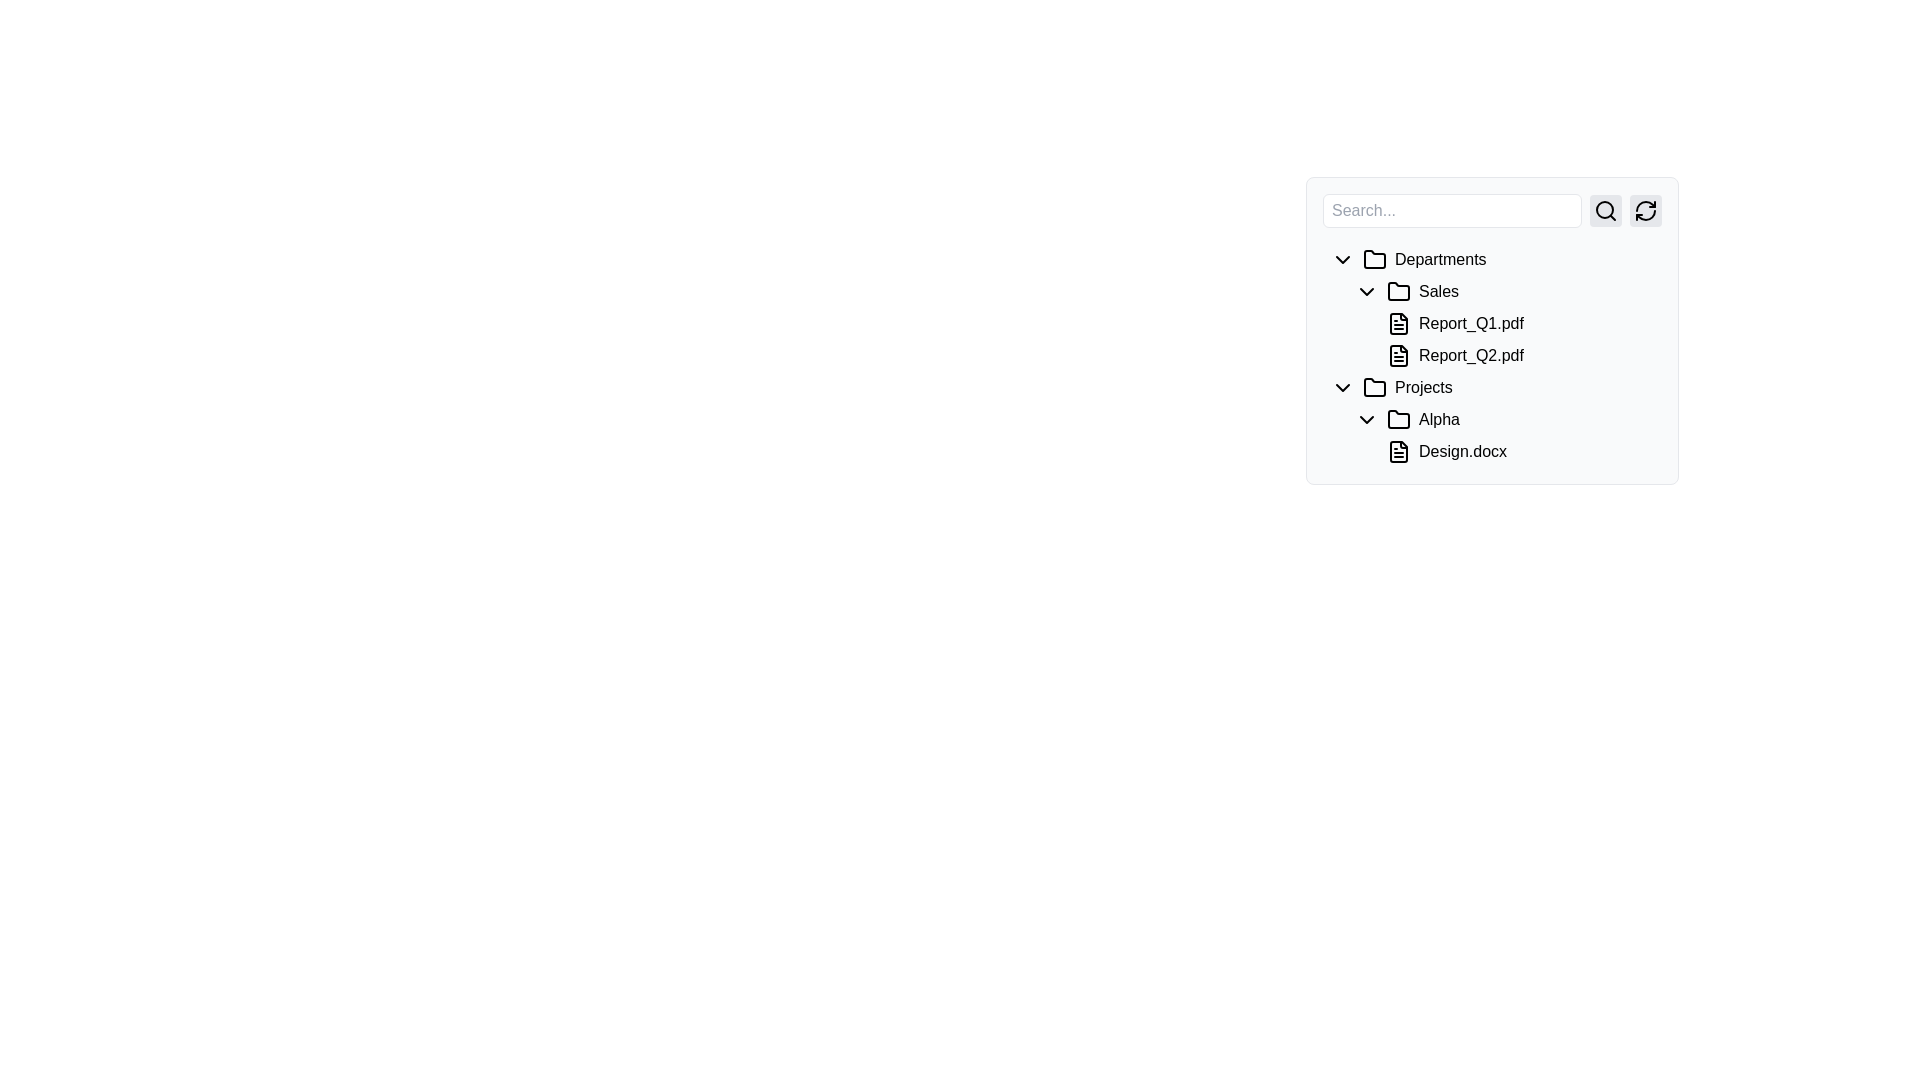 This screenshot has width=1920, height=1080. I want to click on the Chevron Down icon, so click(1343, 388).